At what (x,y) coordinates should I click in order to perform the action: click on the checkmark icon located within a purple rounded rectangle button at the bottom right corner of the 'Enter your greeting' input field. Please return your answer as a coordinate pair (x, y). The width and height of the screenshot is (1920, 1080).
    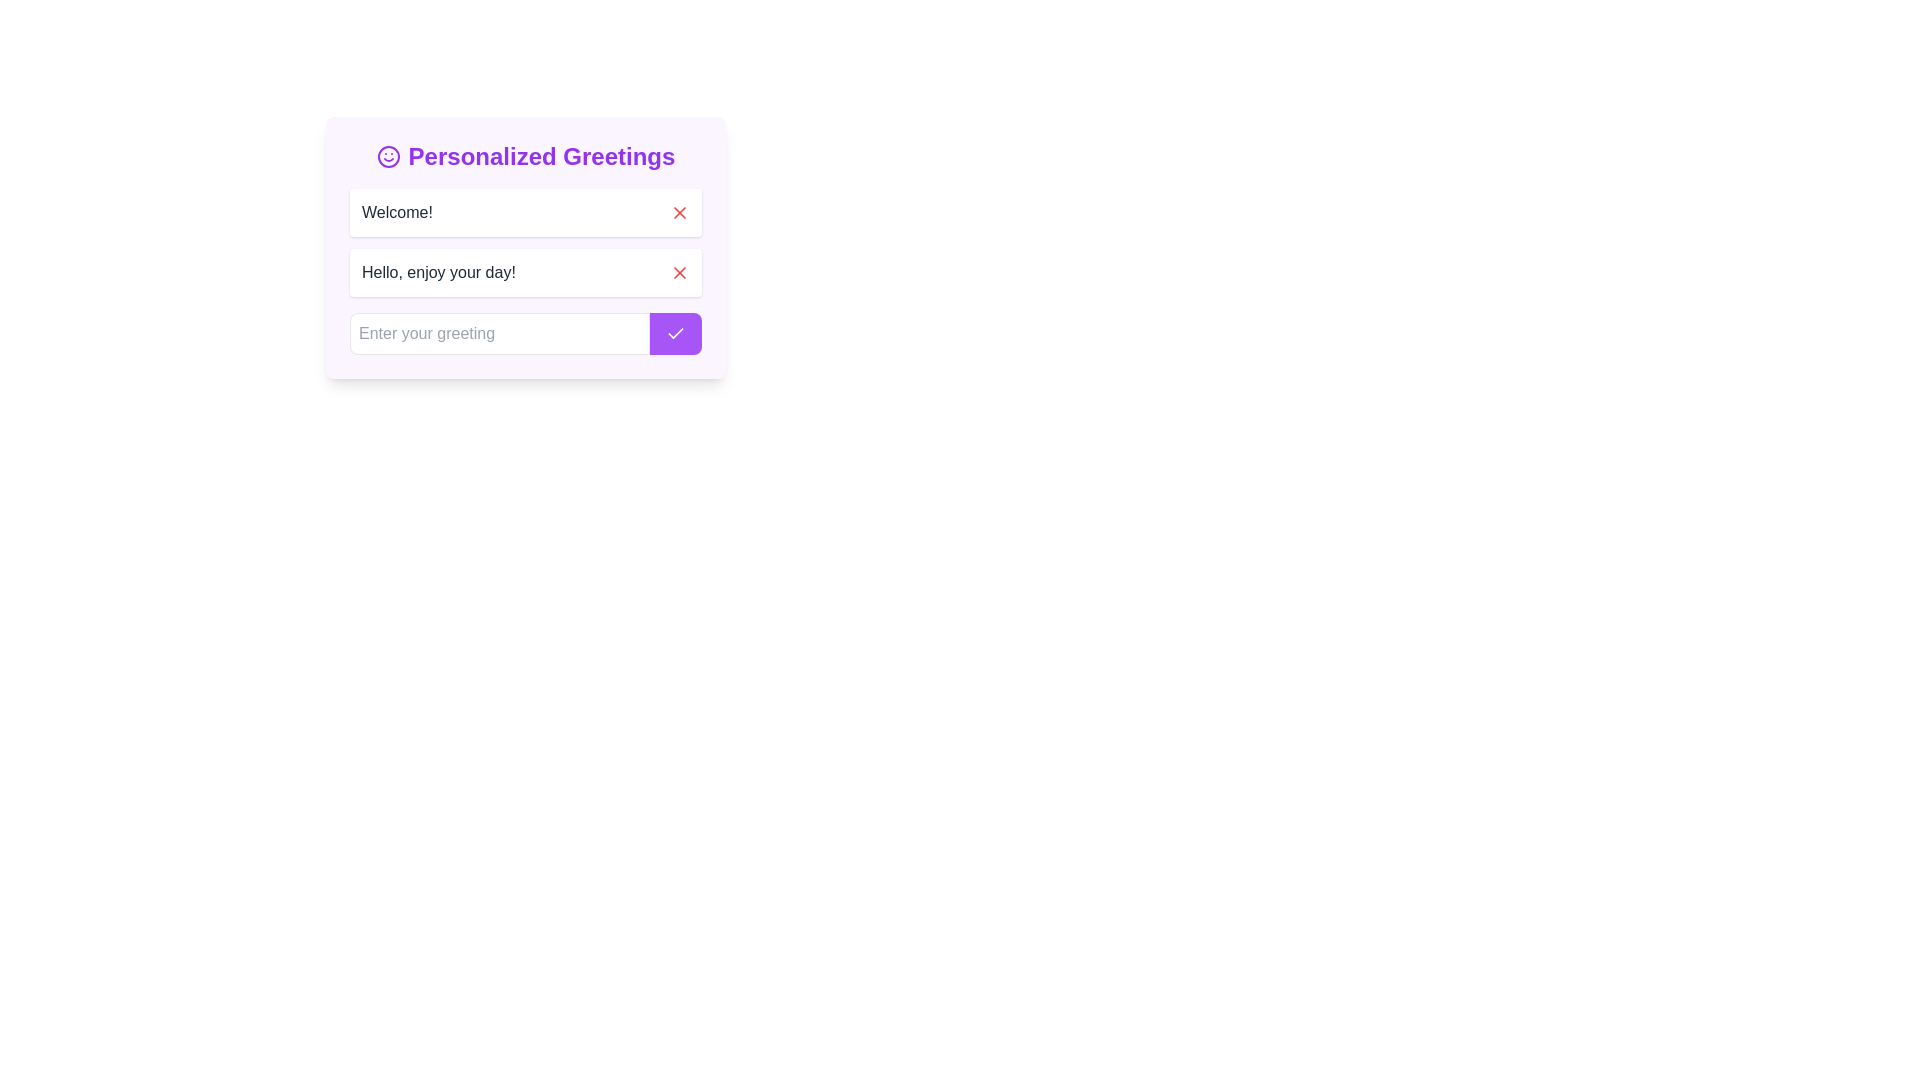
    Looking at the image, I should click on (676, 333).